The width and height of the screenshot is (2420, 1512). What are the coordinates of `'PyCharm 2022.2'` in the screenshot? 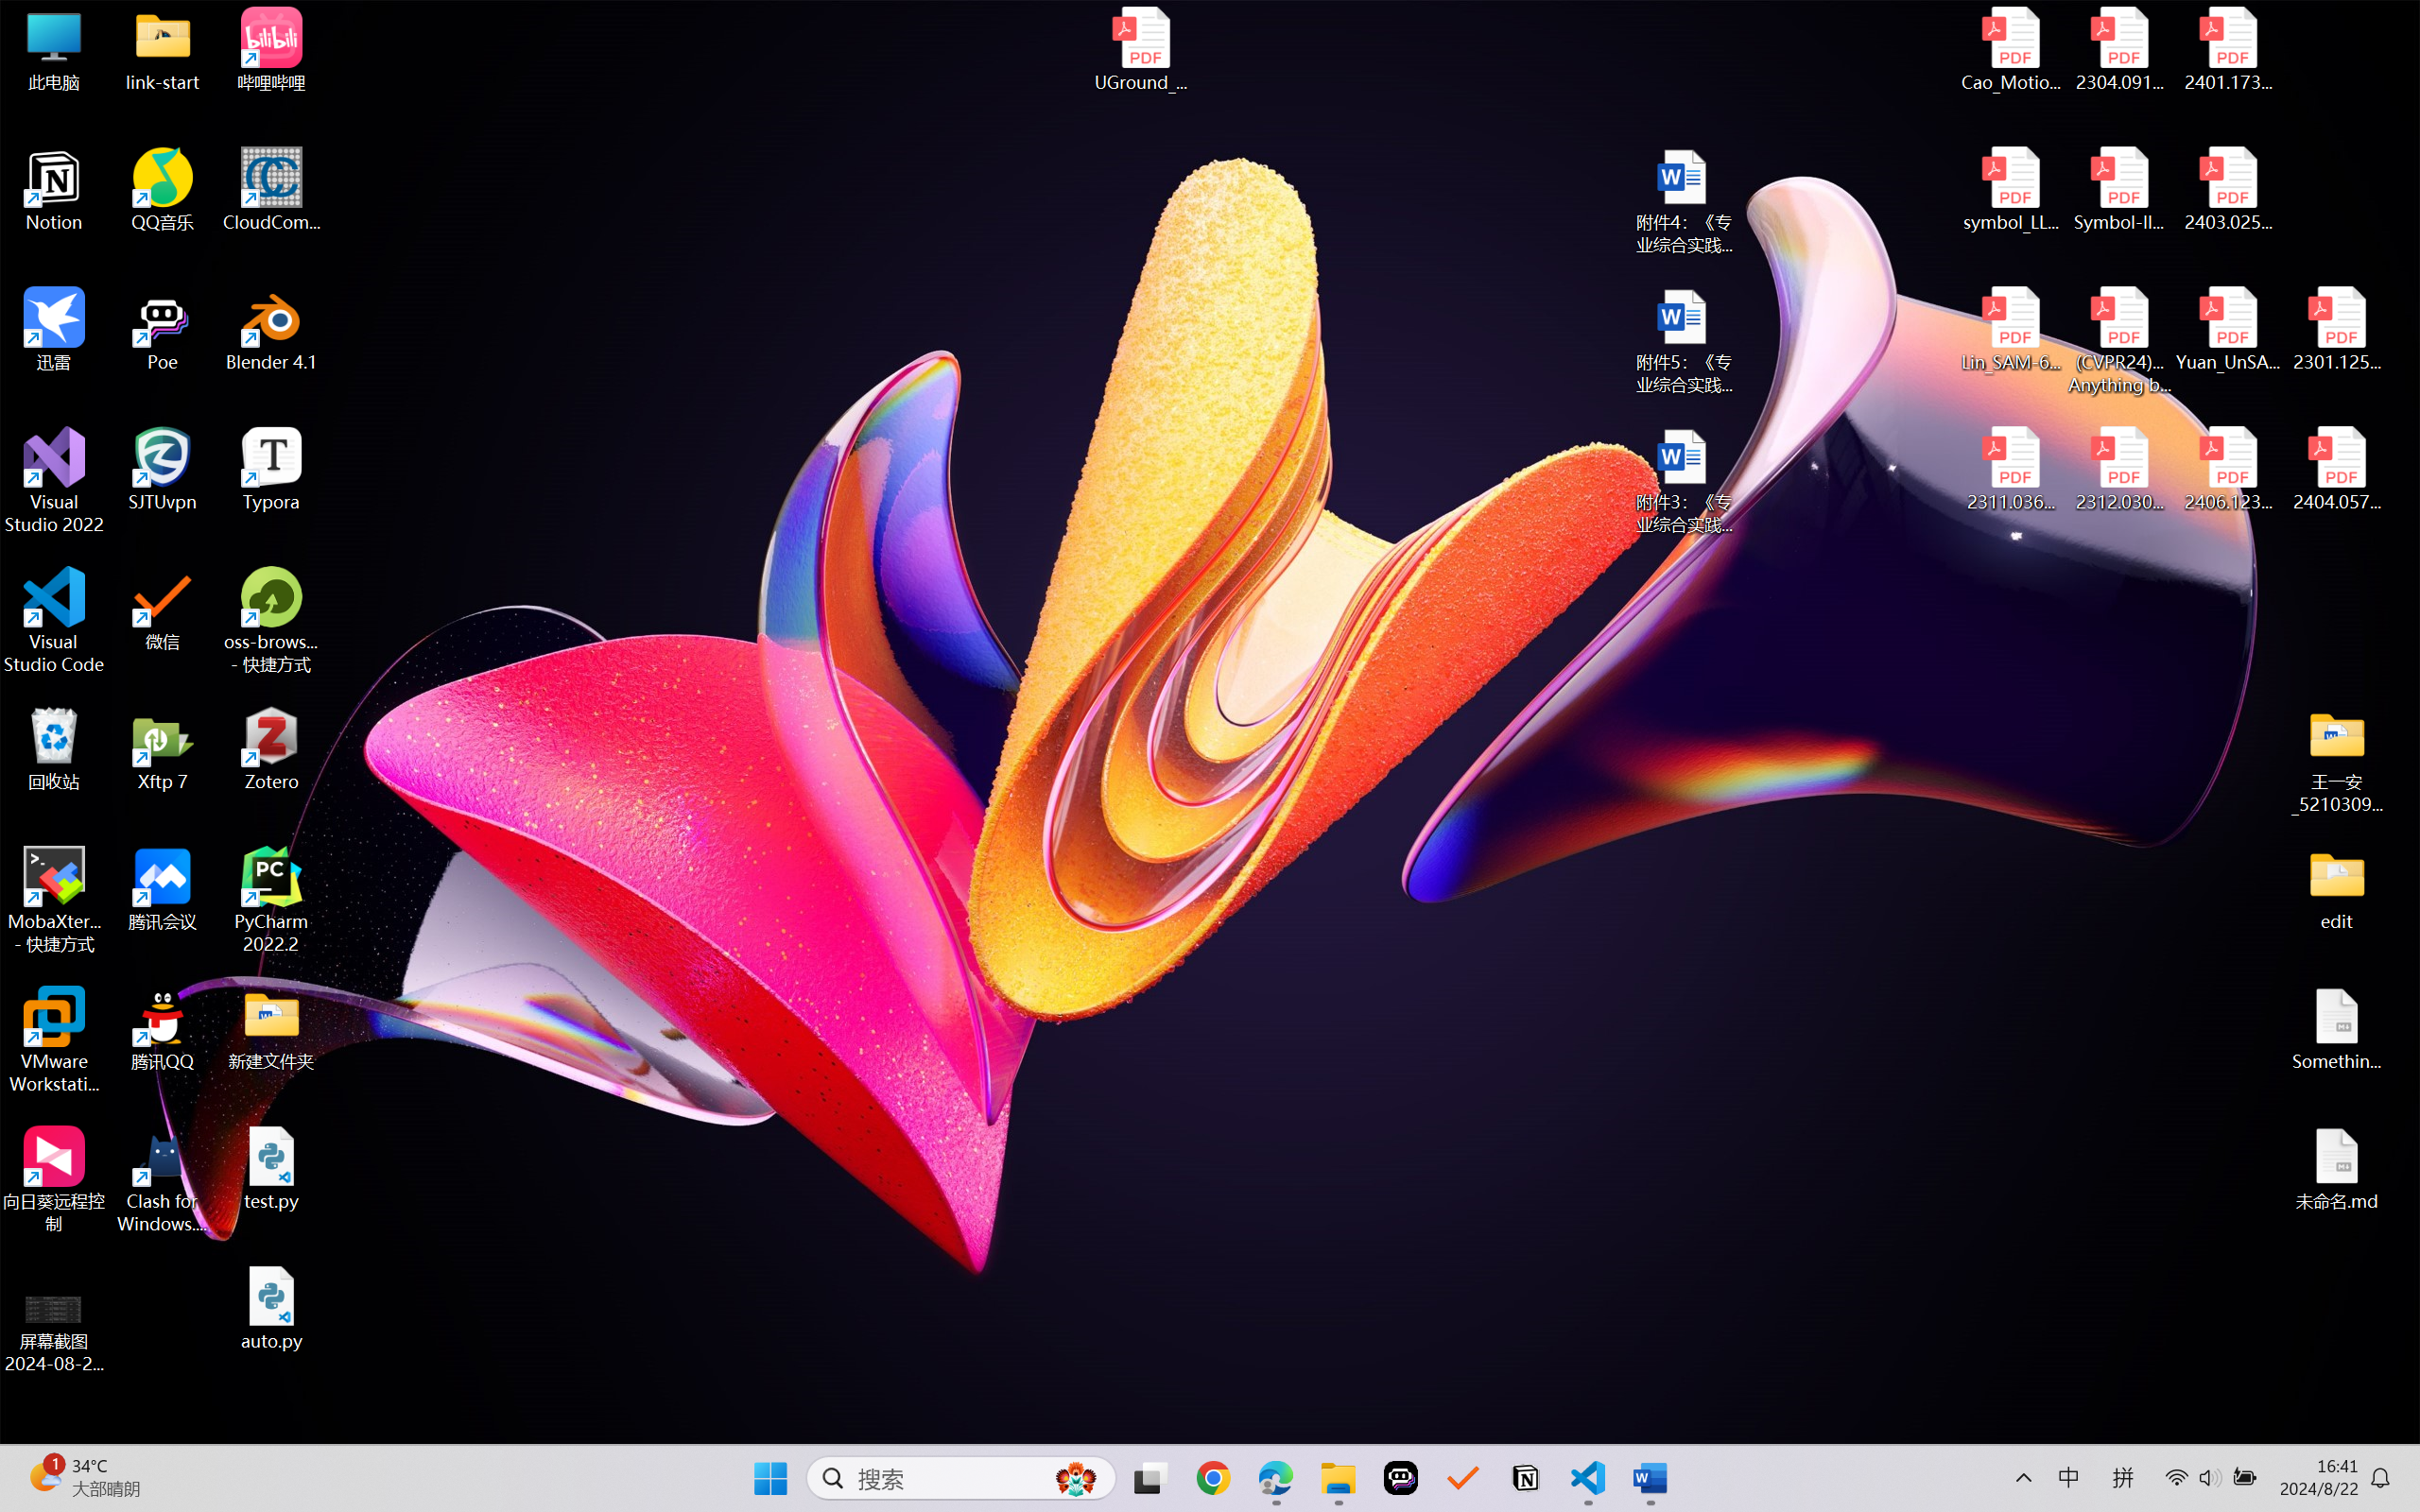 It's located at (271, 900).